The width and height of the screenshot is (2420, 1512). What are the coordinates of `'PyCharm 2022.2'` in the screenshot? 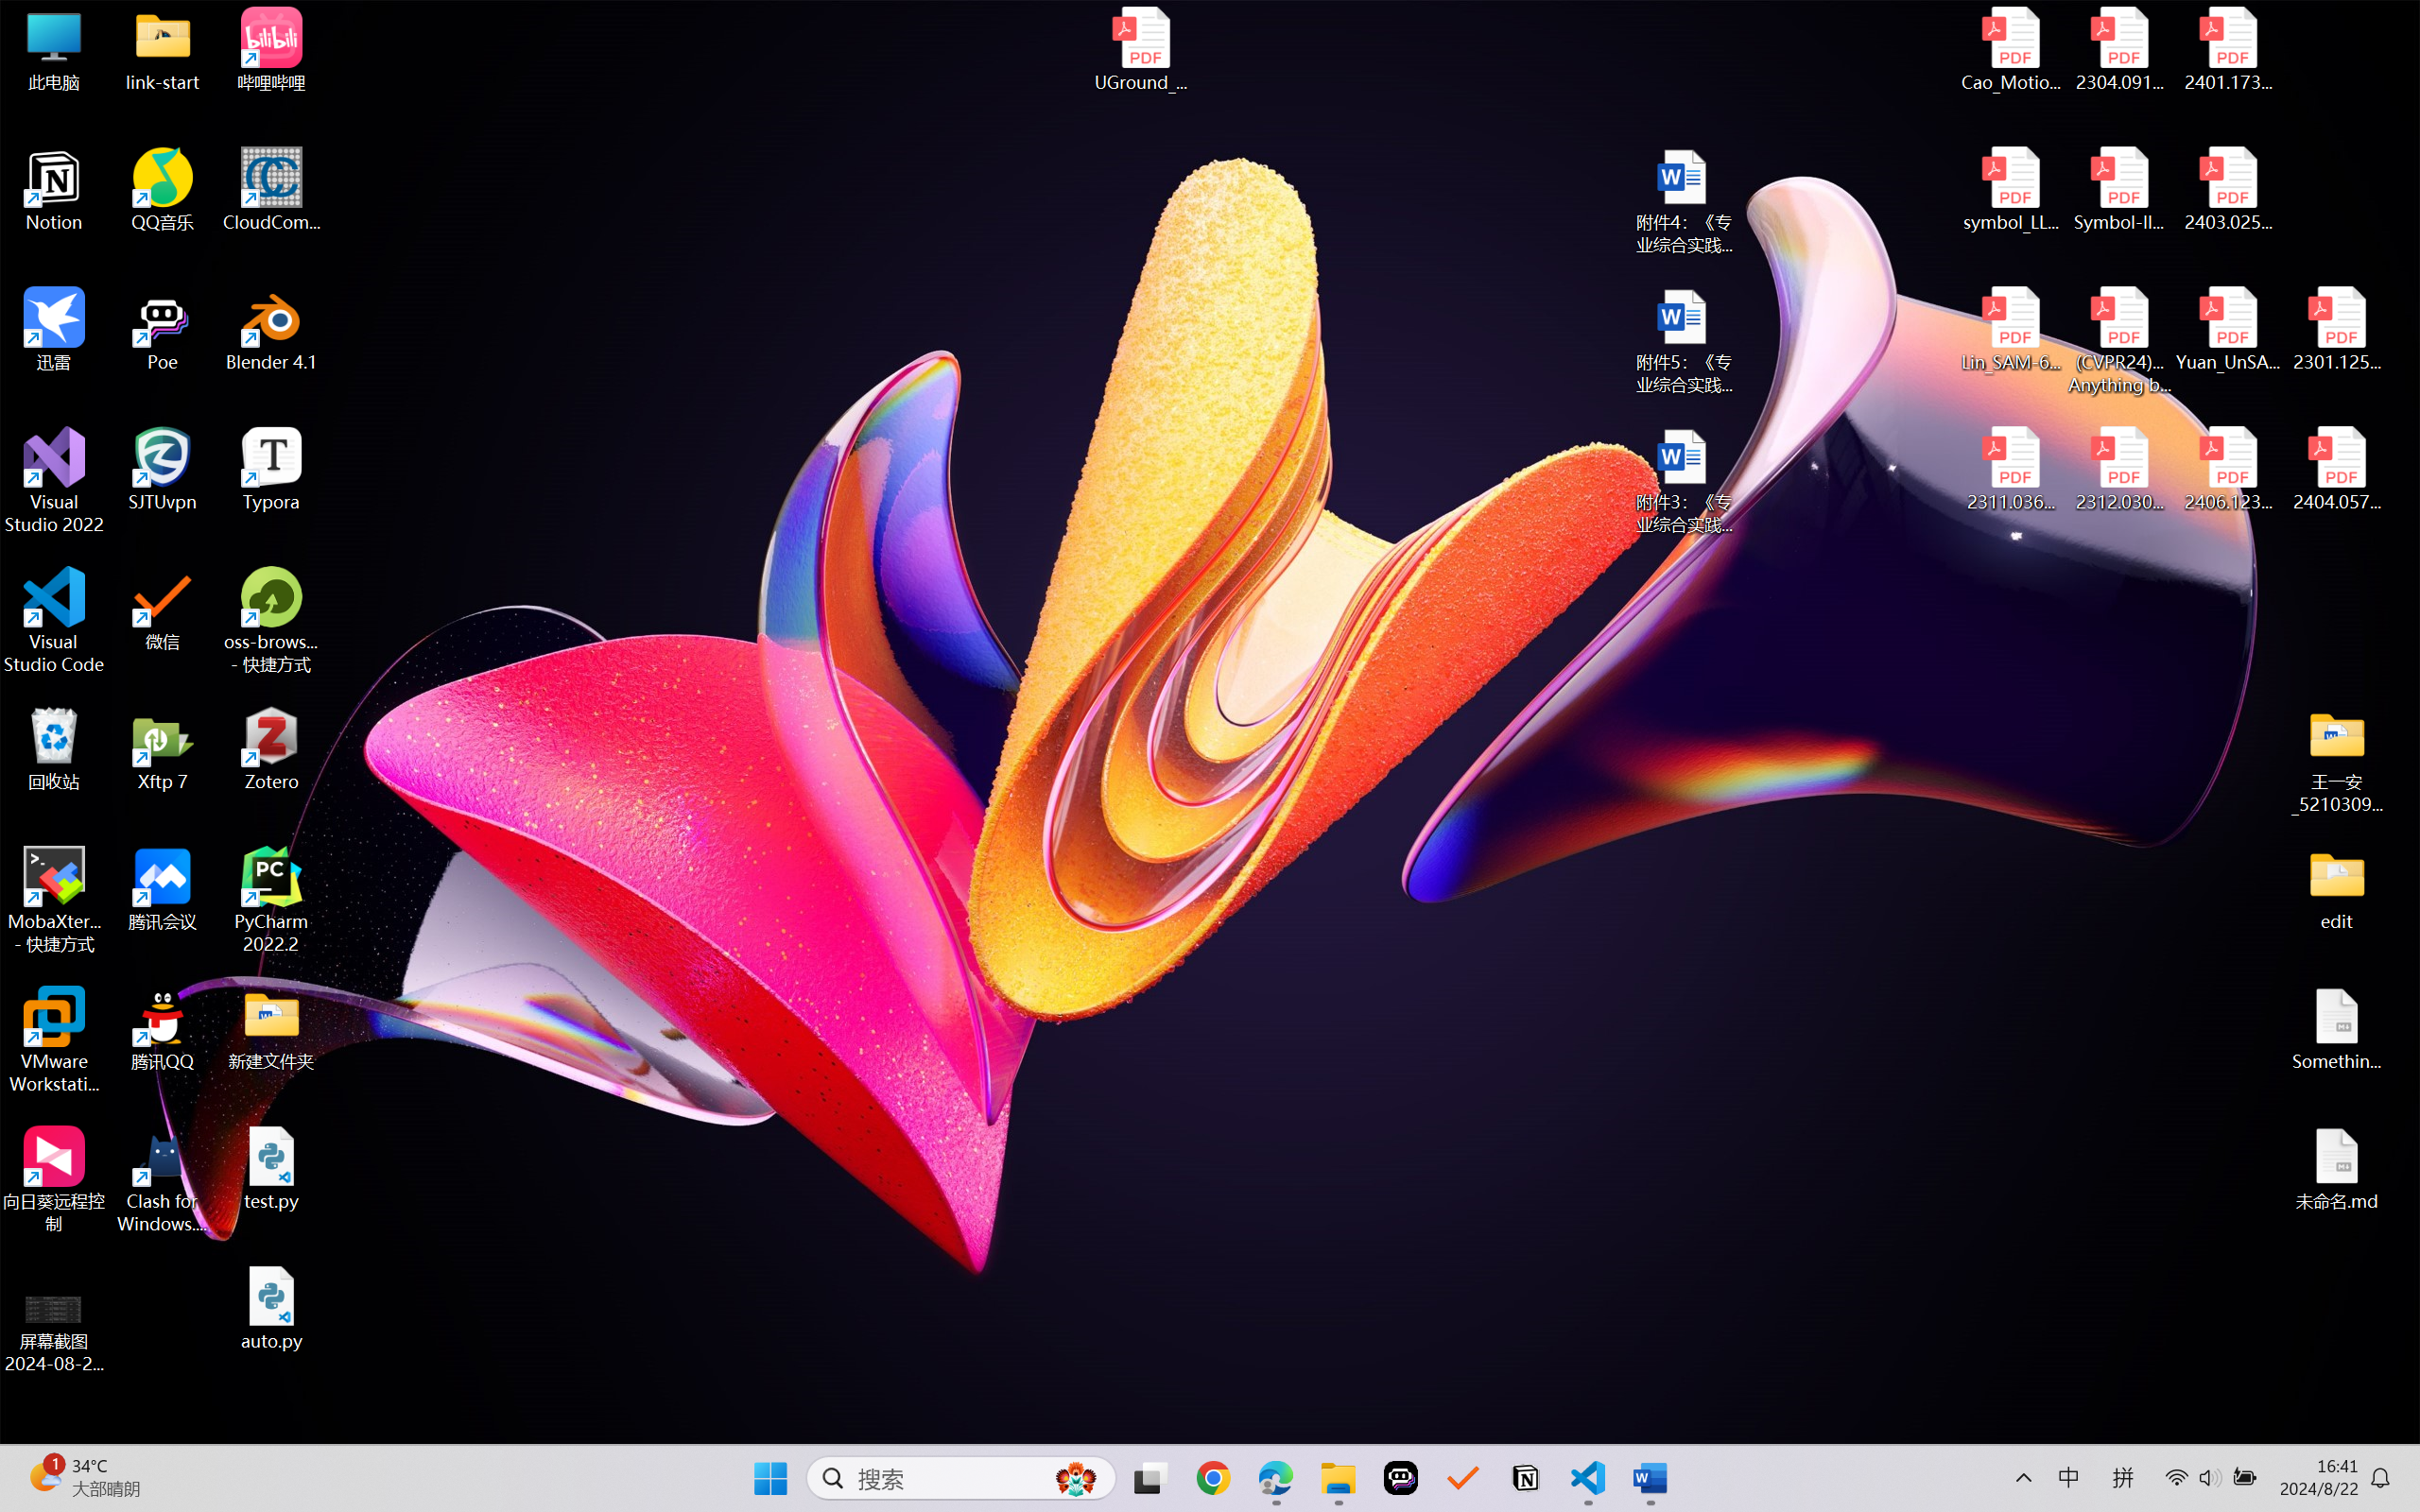 It's located at (271, 900).